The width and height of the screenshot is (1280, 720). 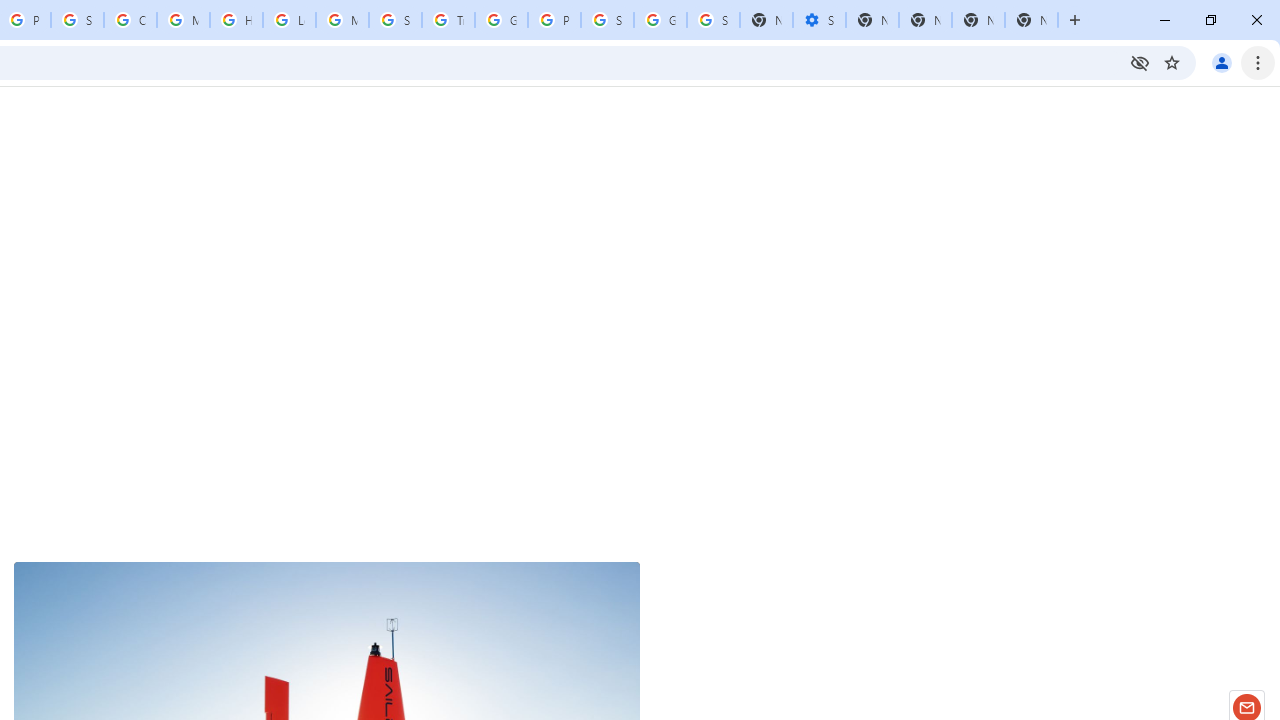 What do you see at coordinates (1031, 20) in the screenshot?
I see `'New Tab'` at bounding box center [1031, 20].